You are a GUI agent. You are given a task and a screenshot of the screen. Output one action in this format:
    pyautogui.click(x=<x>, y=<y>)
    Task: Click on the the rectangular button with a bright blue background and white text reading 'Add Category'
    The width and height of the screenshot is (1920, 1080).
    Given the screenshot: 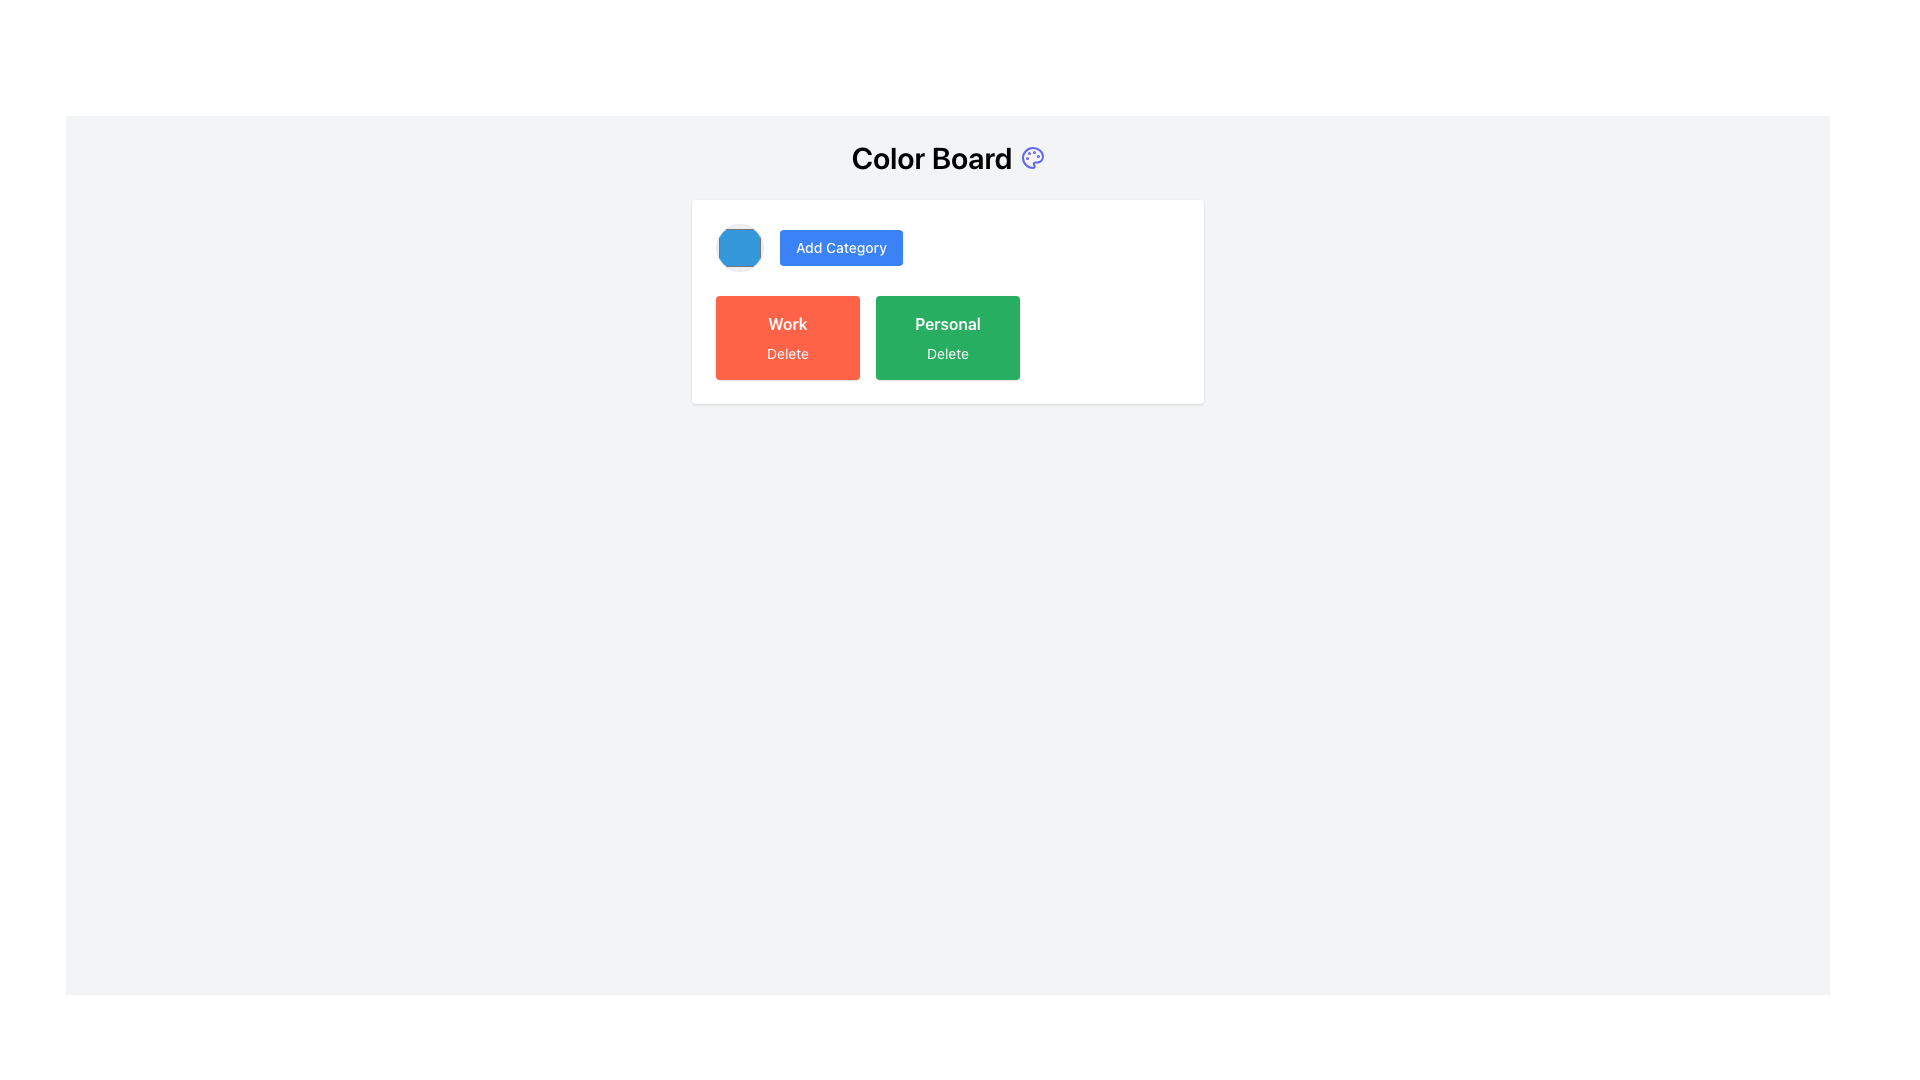 What is the action you would take?
    pyautogui.click(x=841, y=246)
    